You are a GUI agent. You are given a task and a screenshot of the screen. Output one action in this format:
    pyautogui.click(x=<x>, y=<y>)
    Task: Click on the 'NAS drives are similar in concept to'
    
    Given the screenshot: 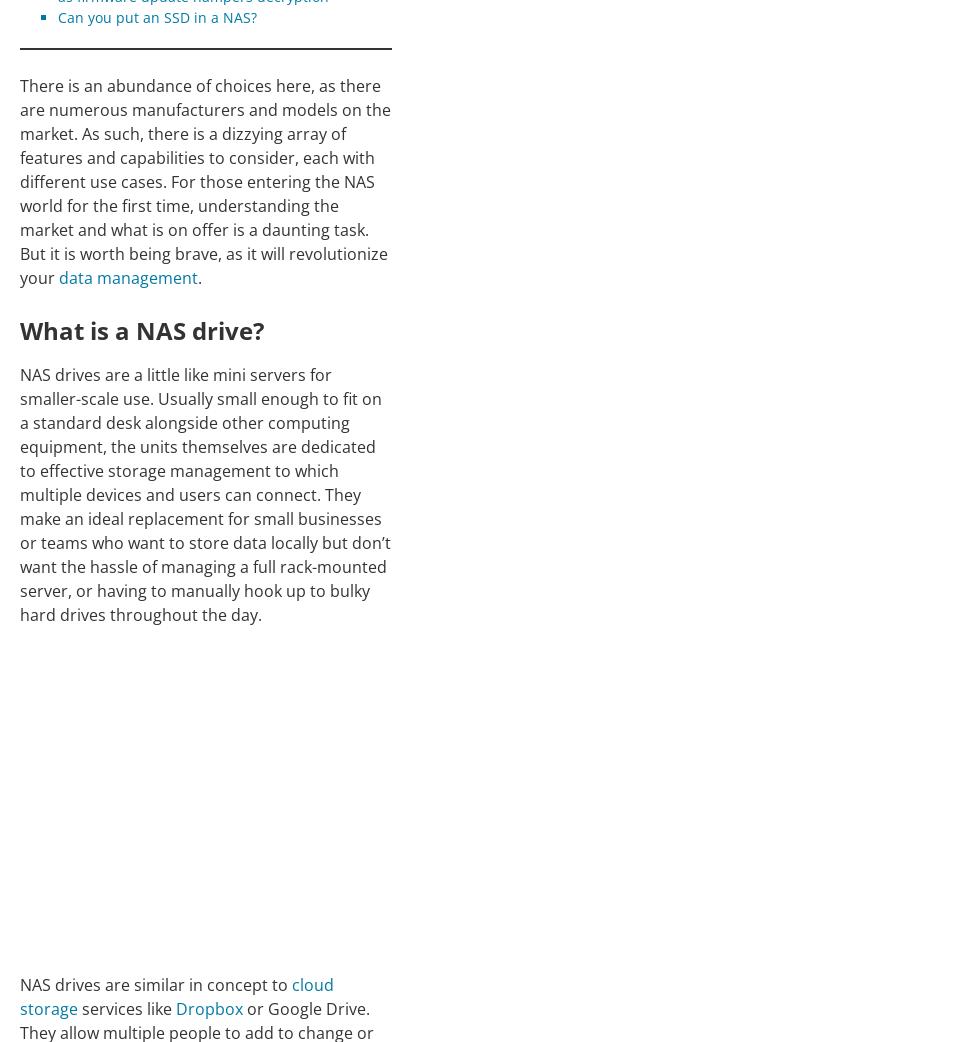 What is the action you would take?
    pyautogui.click(x=156, y=983)
    